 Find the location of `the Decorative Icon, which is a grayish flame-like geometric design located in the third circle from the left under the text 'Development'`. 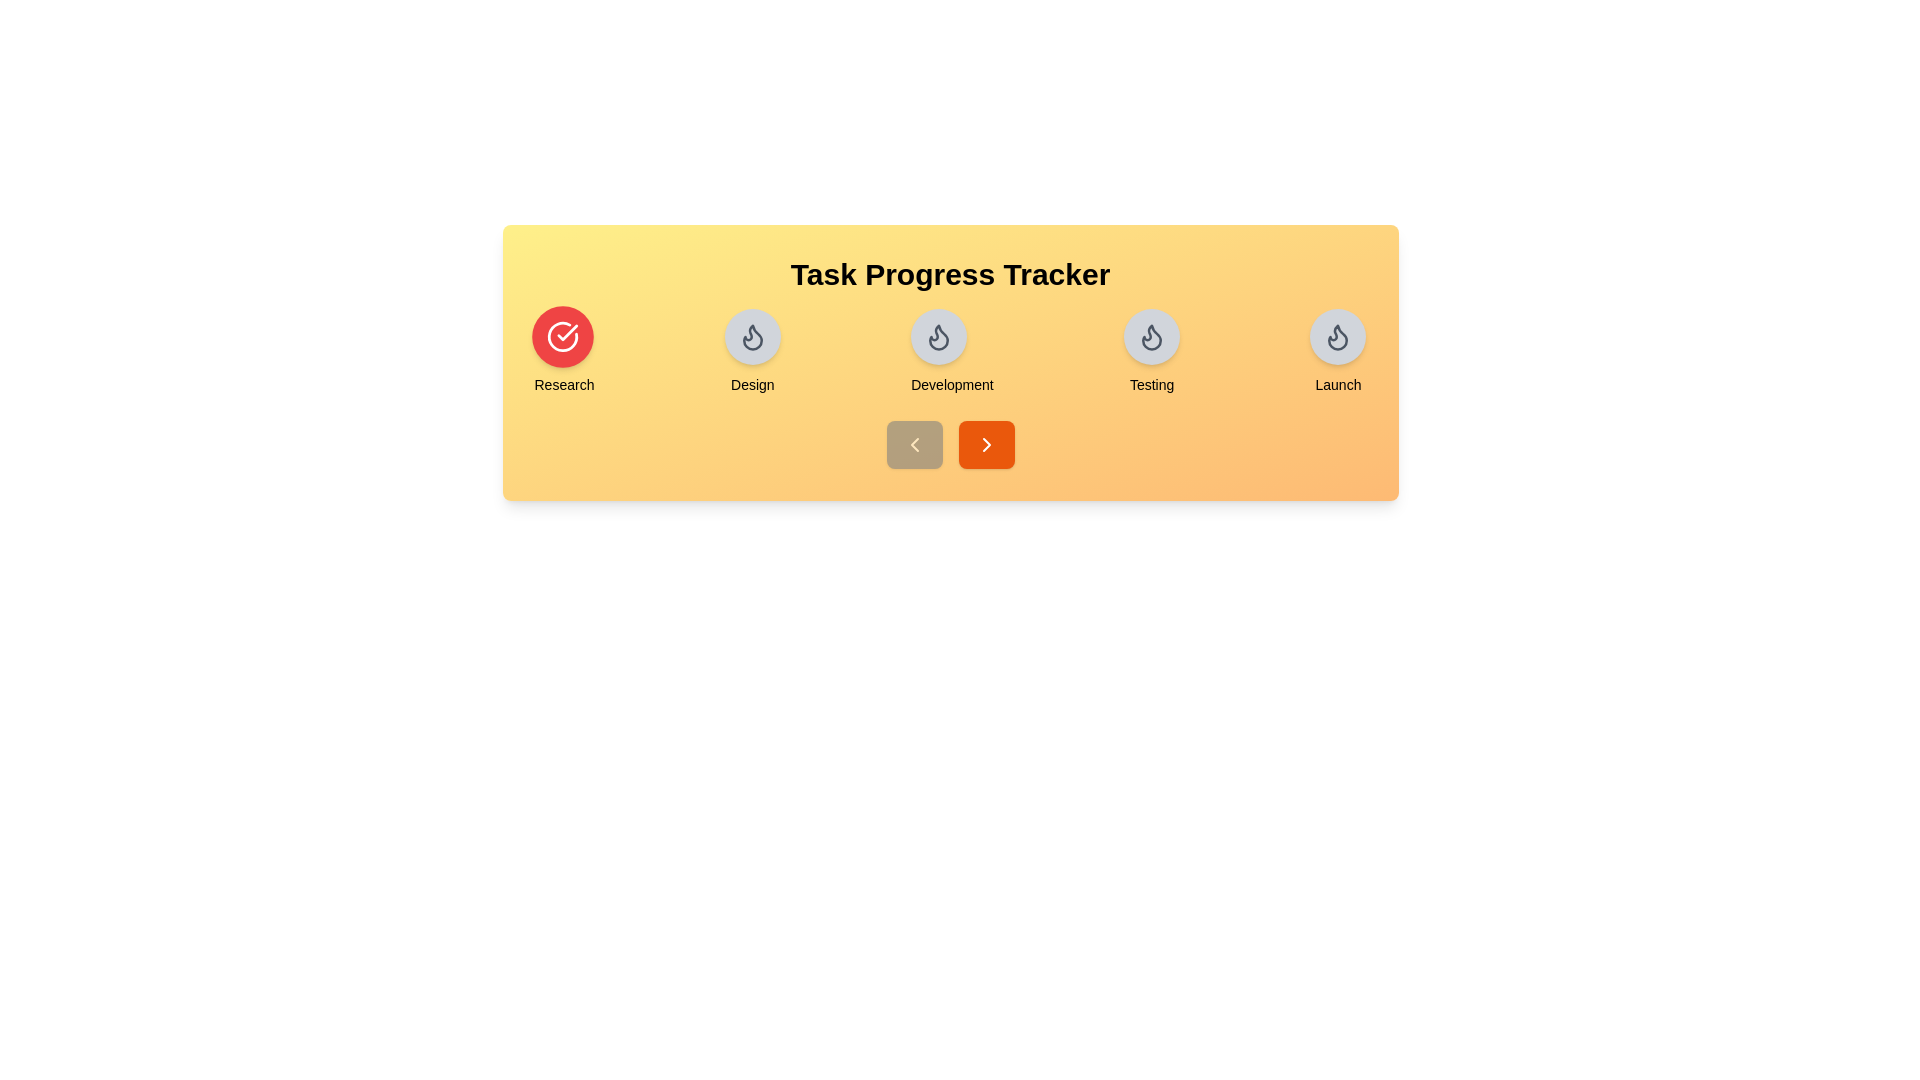

the Decorative Icon, which is a grayish flame-like geometric design located in the third circle from the left under the text 'Development' is located at coordinates (1152, 336).